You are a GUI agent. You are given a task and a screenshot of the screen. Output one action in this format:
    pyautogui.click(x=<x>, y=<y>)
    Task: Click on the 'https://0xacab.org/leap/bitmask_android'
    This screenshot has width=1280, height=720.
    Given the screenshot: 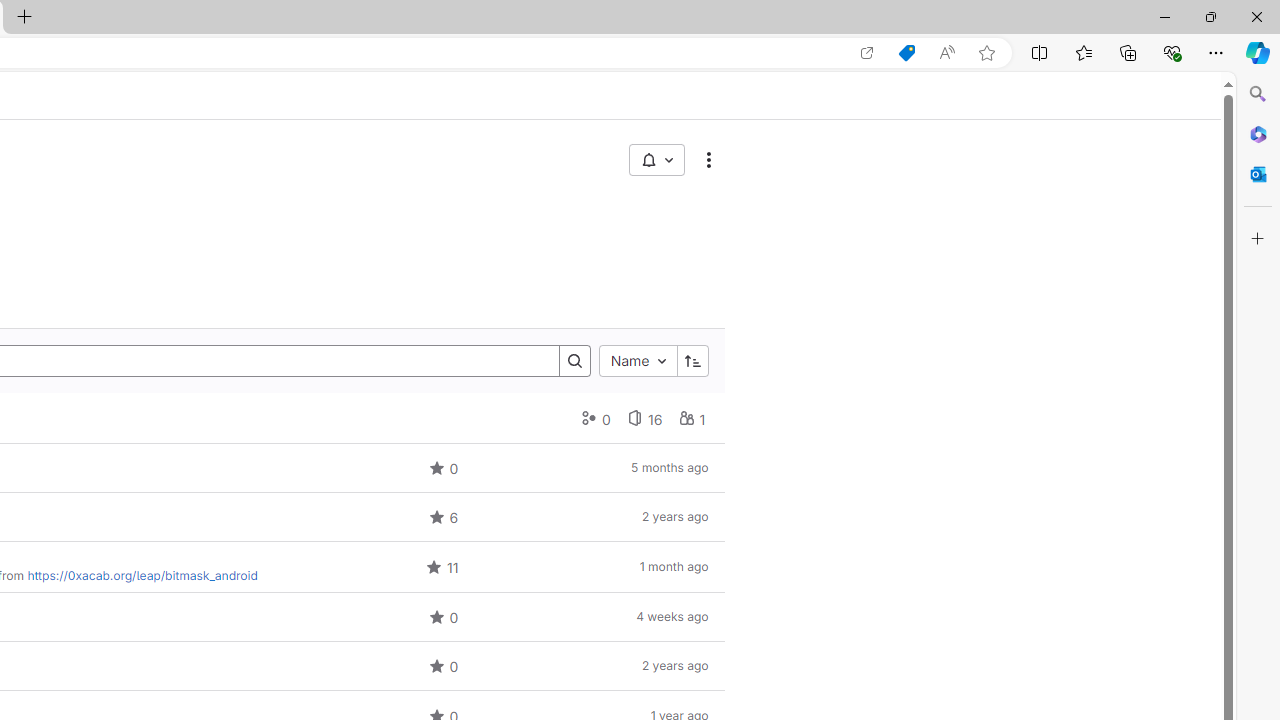 What is the action you would take?
    pyautogui.click(x=141, y=575)
    